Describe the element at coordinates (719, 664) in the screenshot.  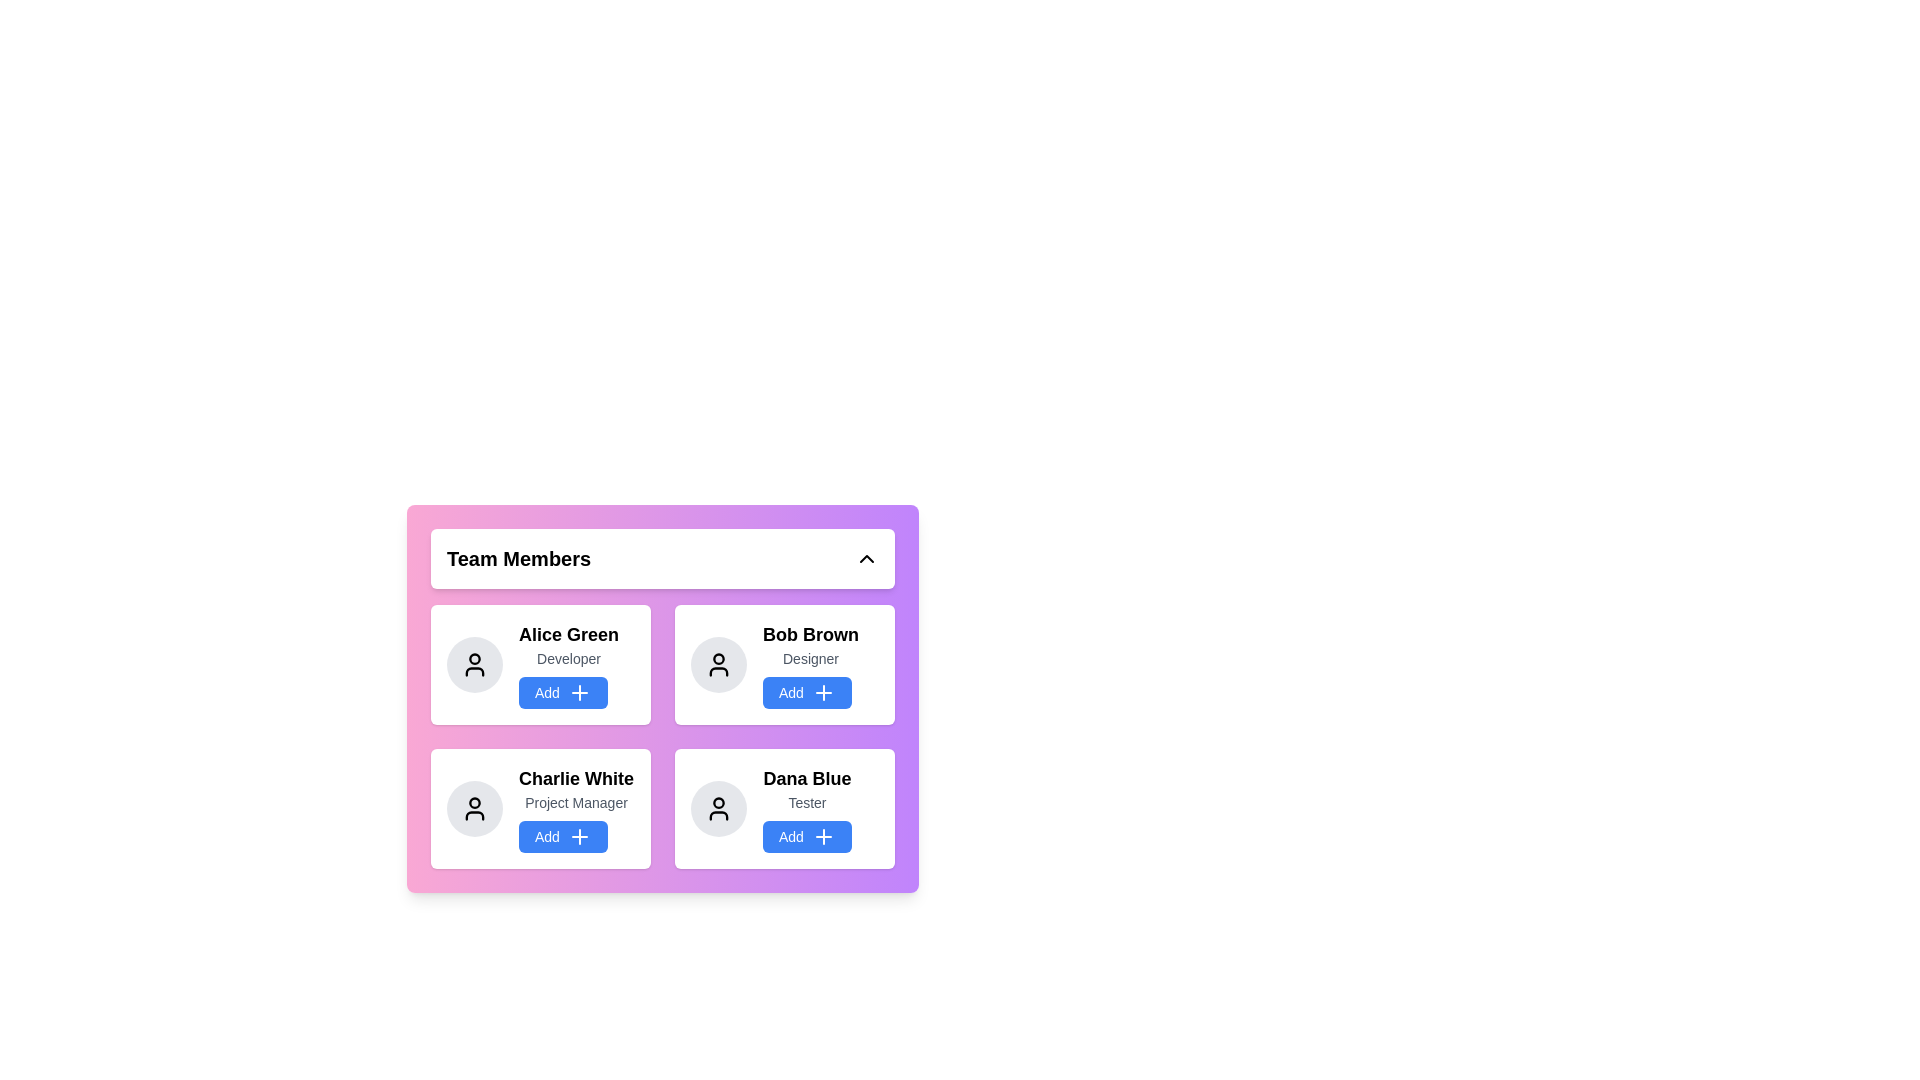
I see `the visual icon representing the team member 'Bob Brown' within the second card of the 'Team Members' section` at that location.